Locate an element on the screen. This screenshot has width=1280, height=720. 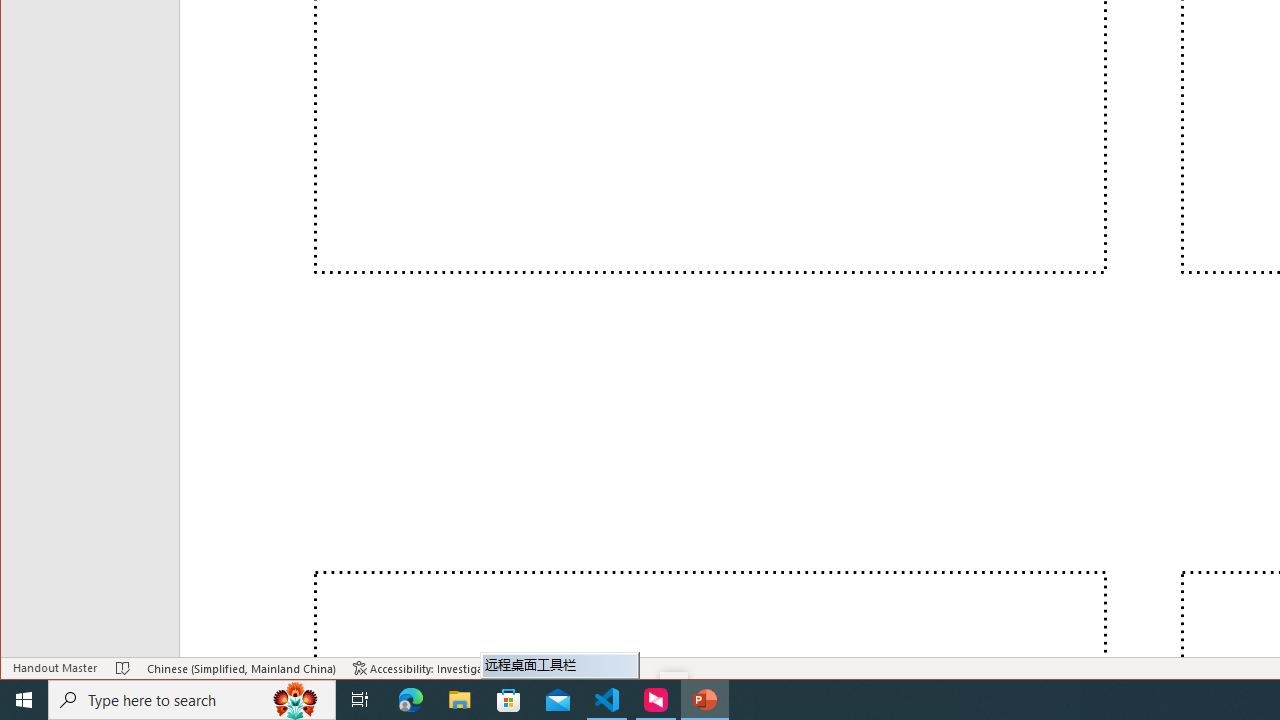
'Start' is located at coordinates (24, 698).